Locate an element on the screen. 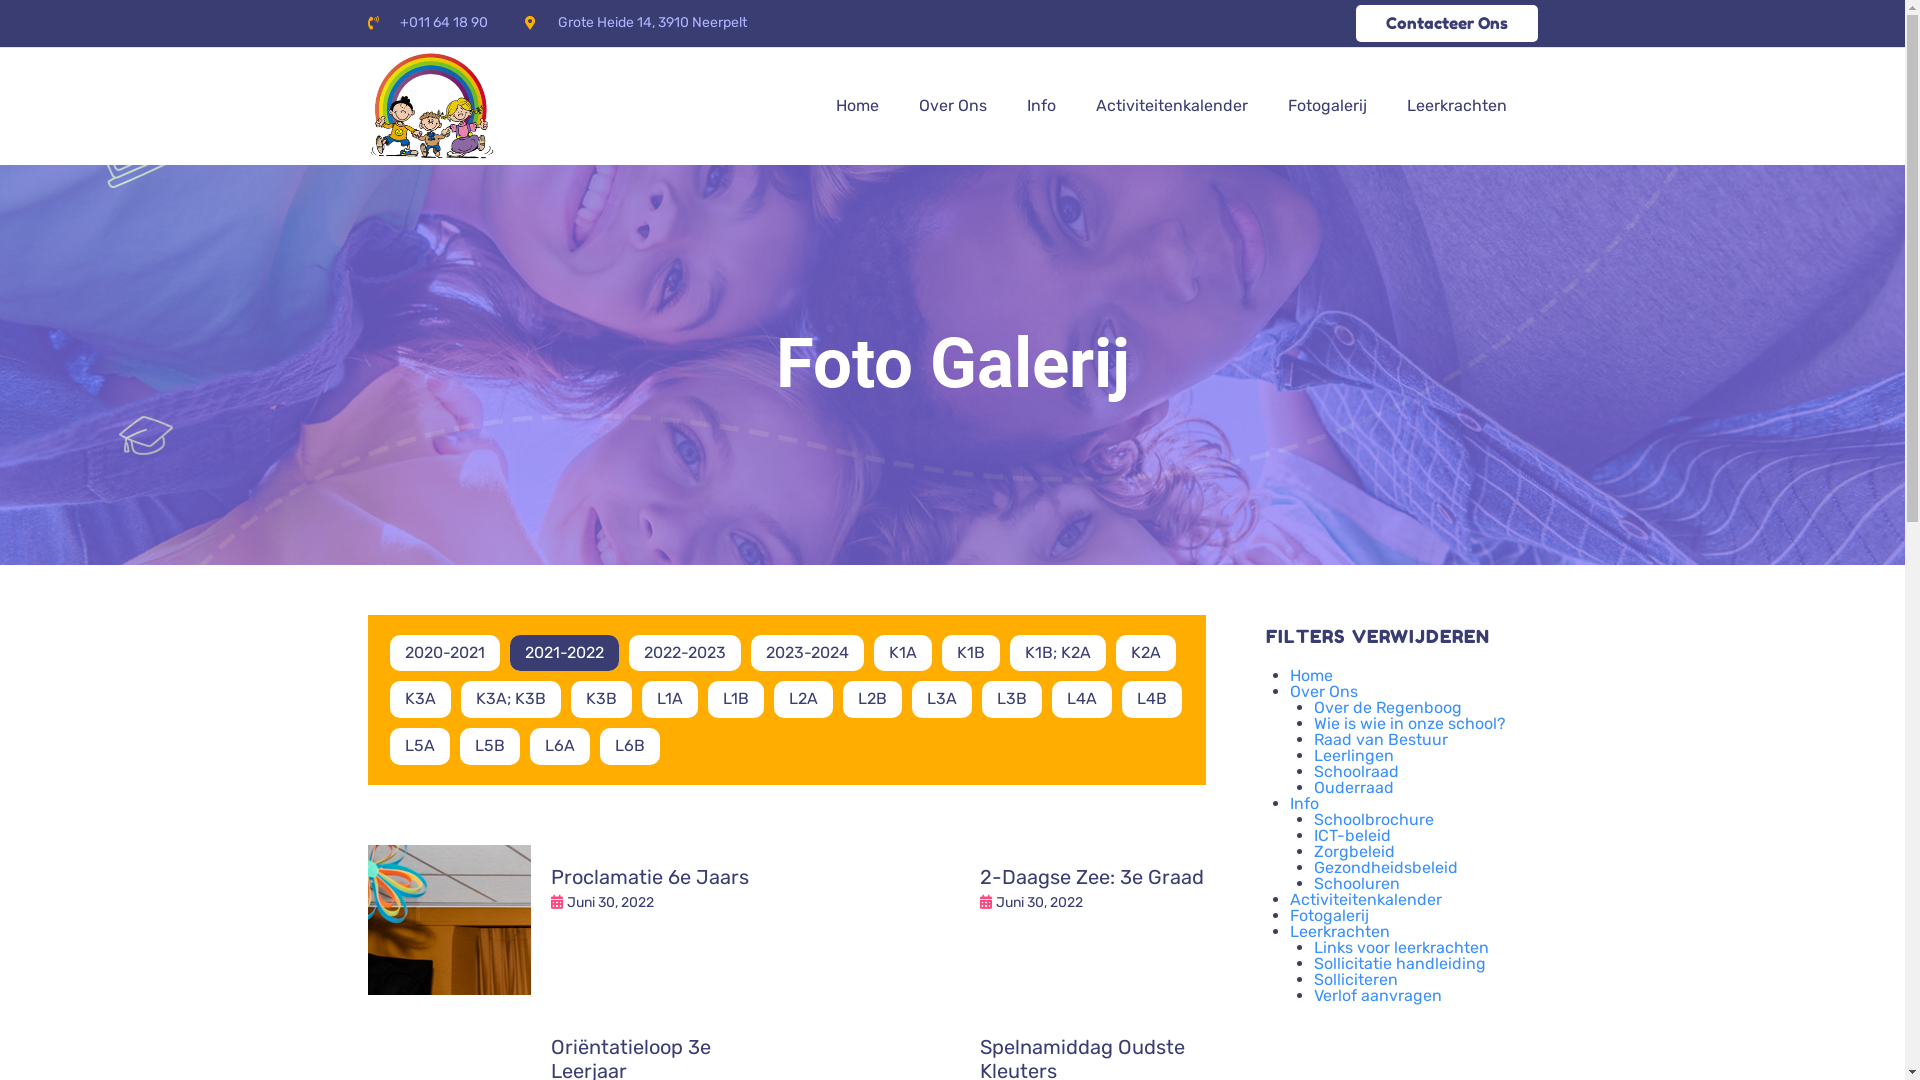  'Schoolbrochure' is located at coordinates (1372, 819).